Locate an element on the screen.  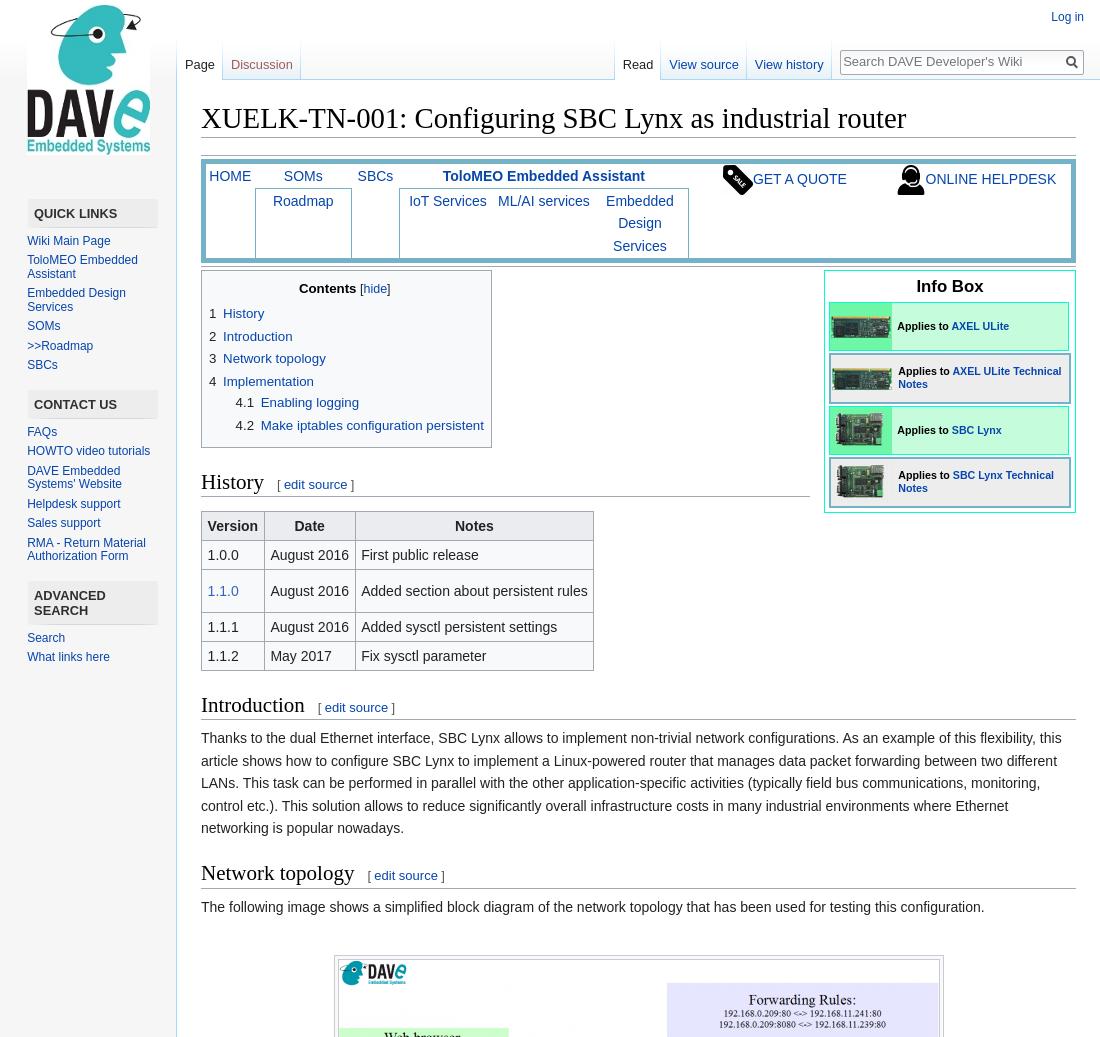
'May 2017' is located at coordinates (299, 656).